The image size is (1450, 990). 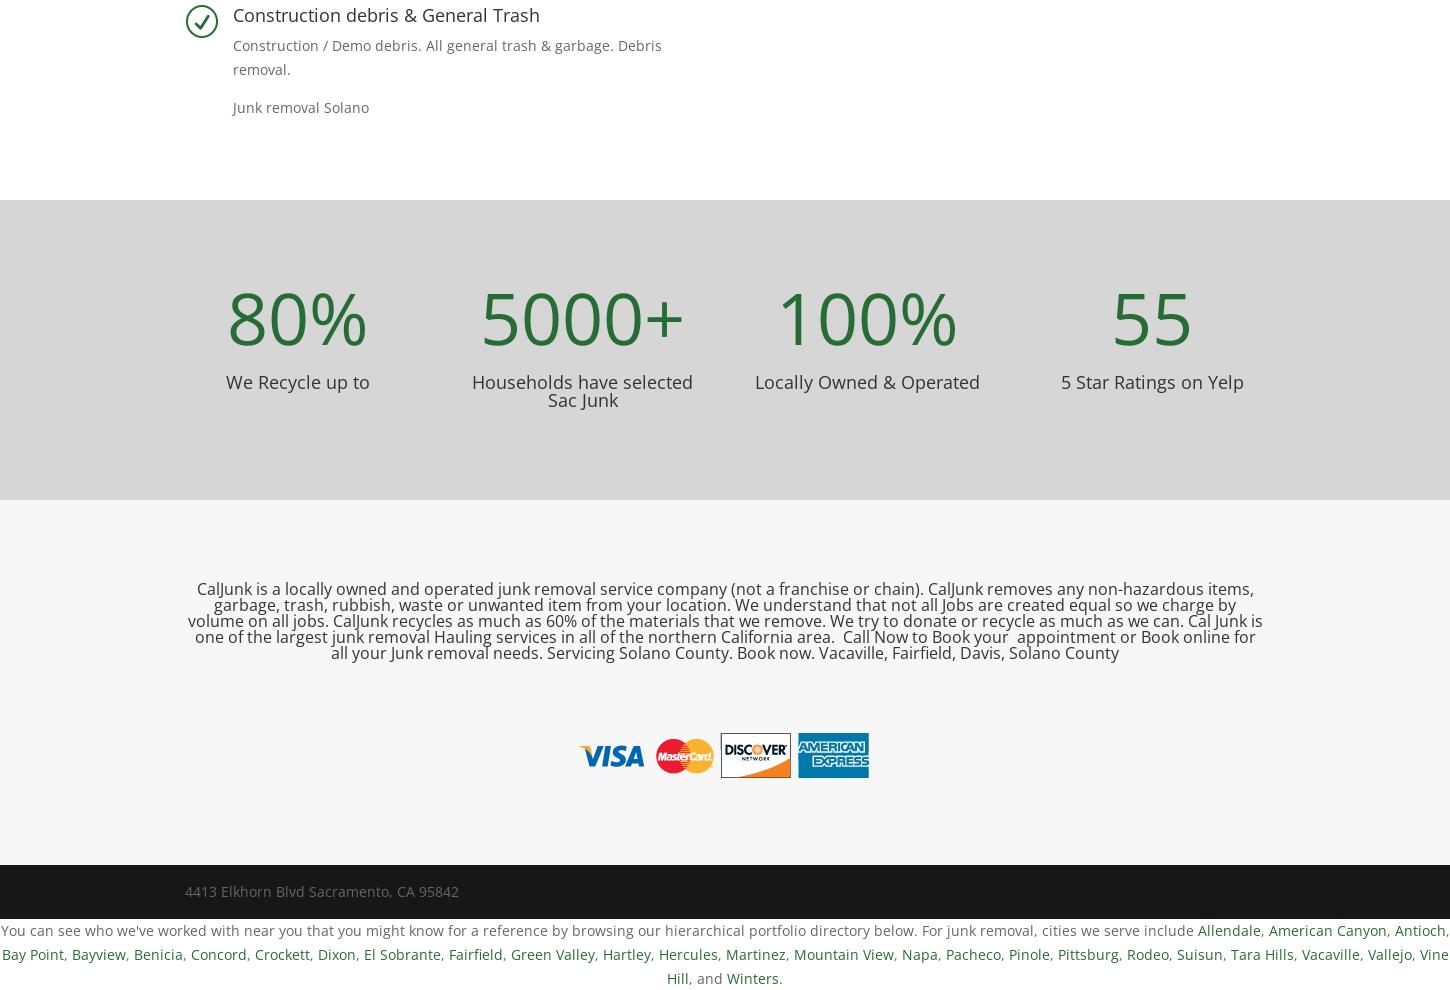 I want to click on 'Junk removal Solano', so click(x=301, y=105).